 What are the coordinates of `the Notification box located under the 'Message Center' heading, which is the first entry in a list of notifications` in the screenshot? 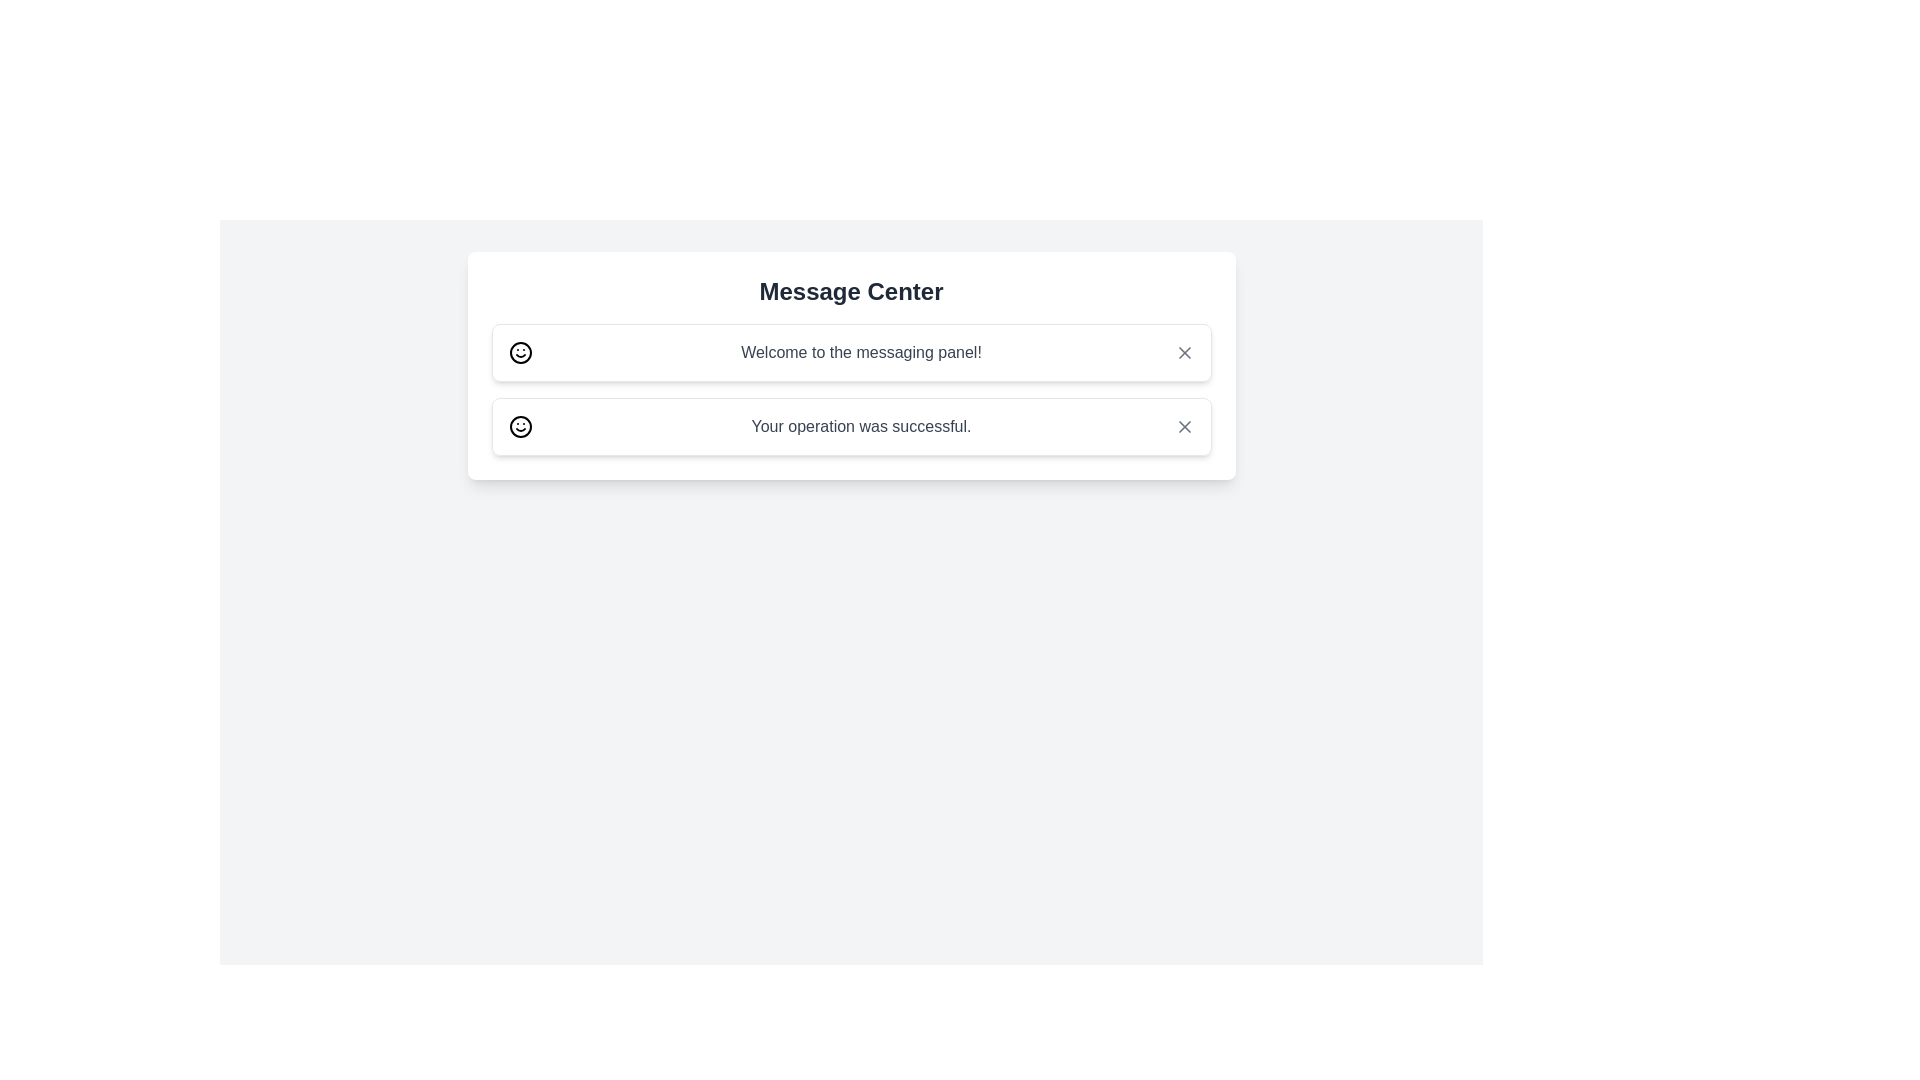 It's located at (851, 366).